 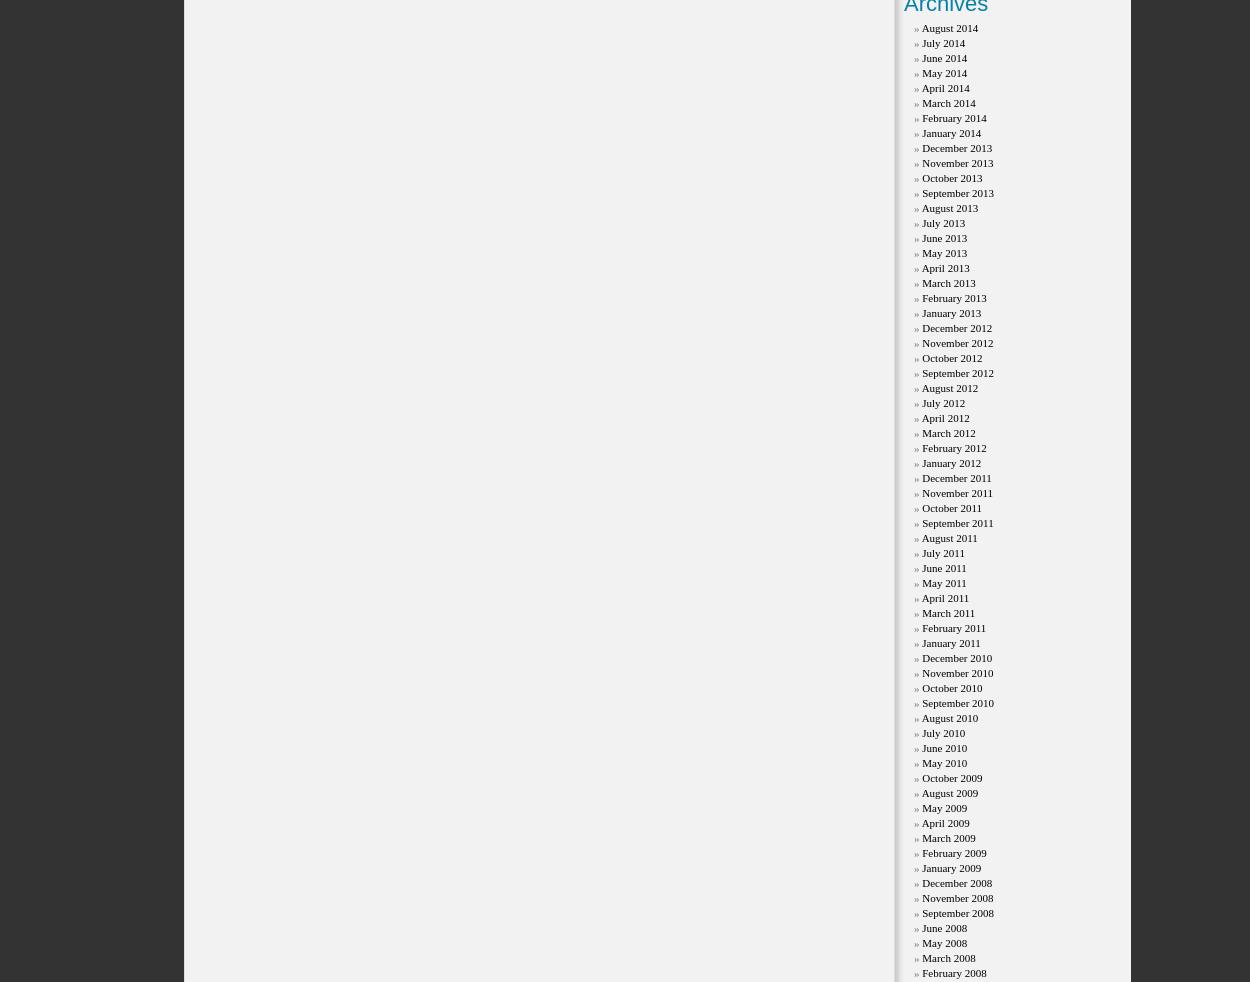 What do you see at coordinates (956, 491) in the screenshot?
I see `'November 2011'` at bounding box center [956, 491].